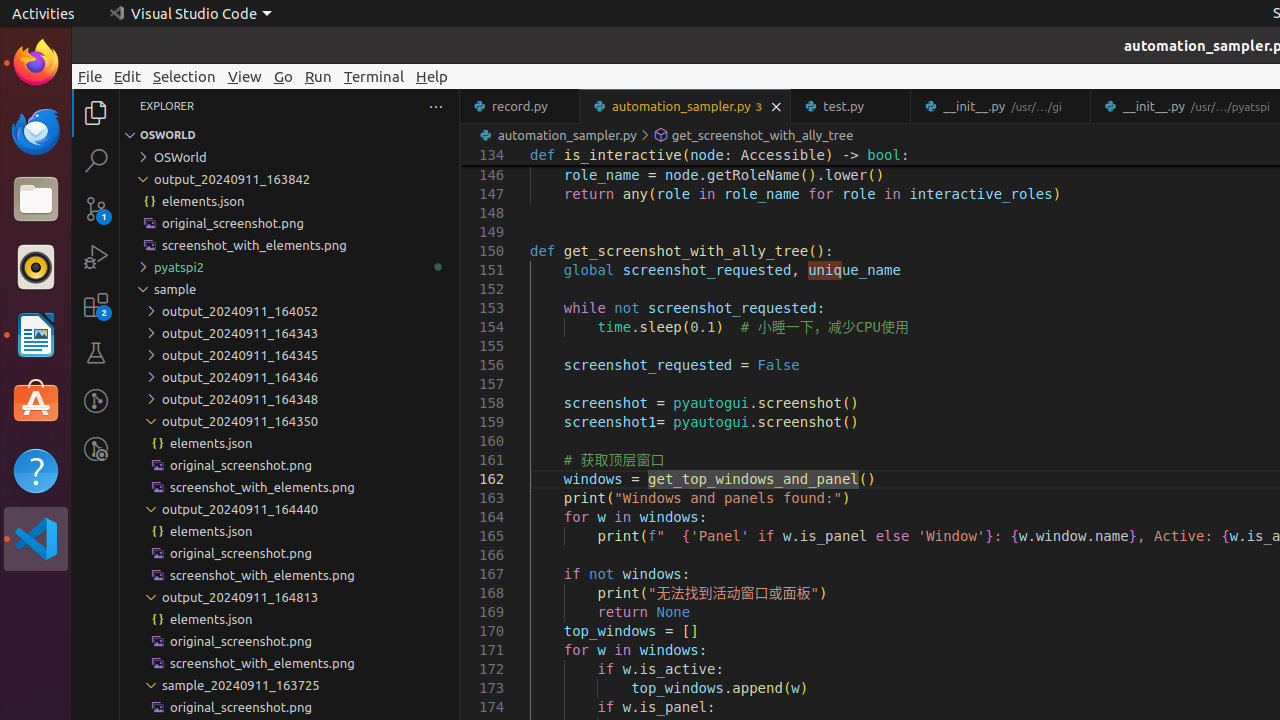 This screenshot has width=1280, height=720. I want to click on 'Search (Ctrl+Shift+F)', so click(95, 159).